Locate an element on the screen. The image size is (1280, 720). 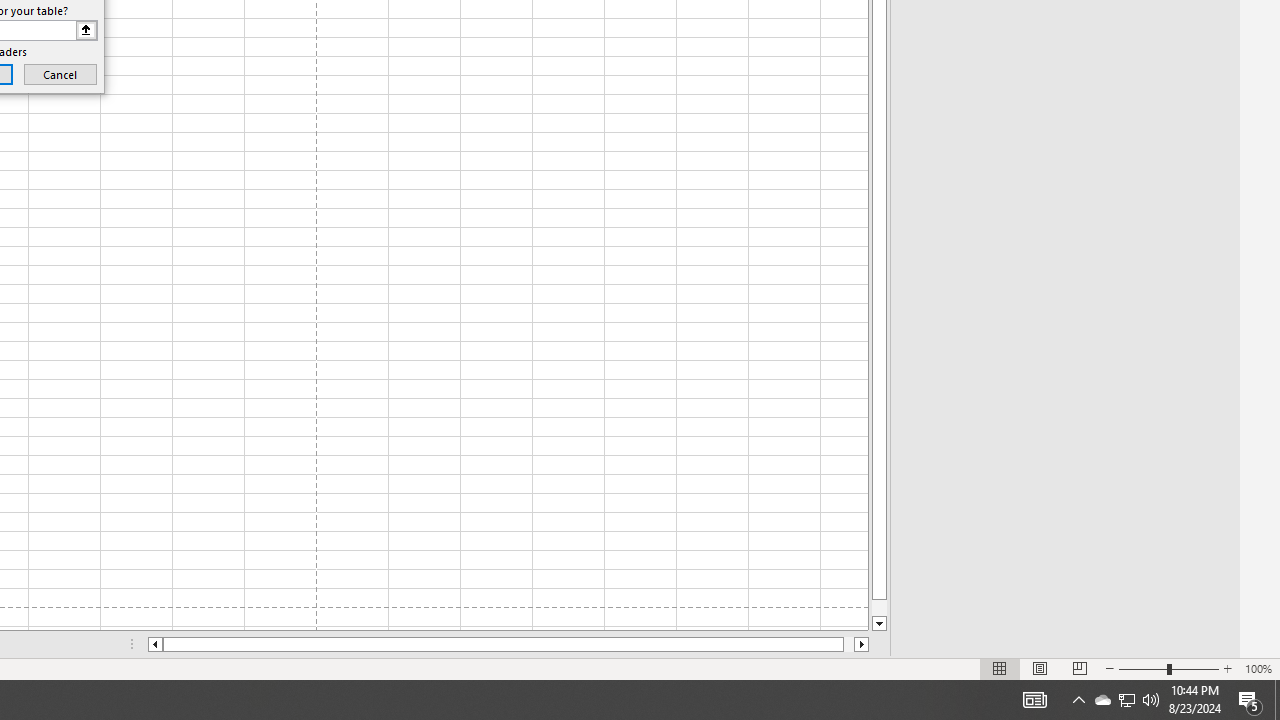
'Page right' is located at coordinates (848, 644).